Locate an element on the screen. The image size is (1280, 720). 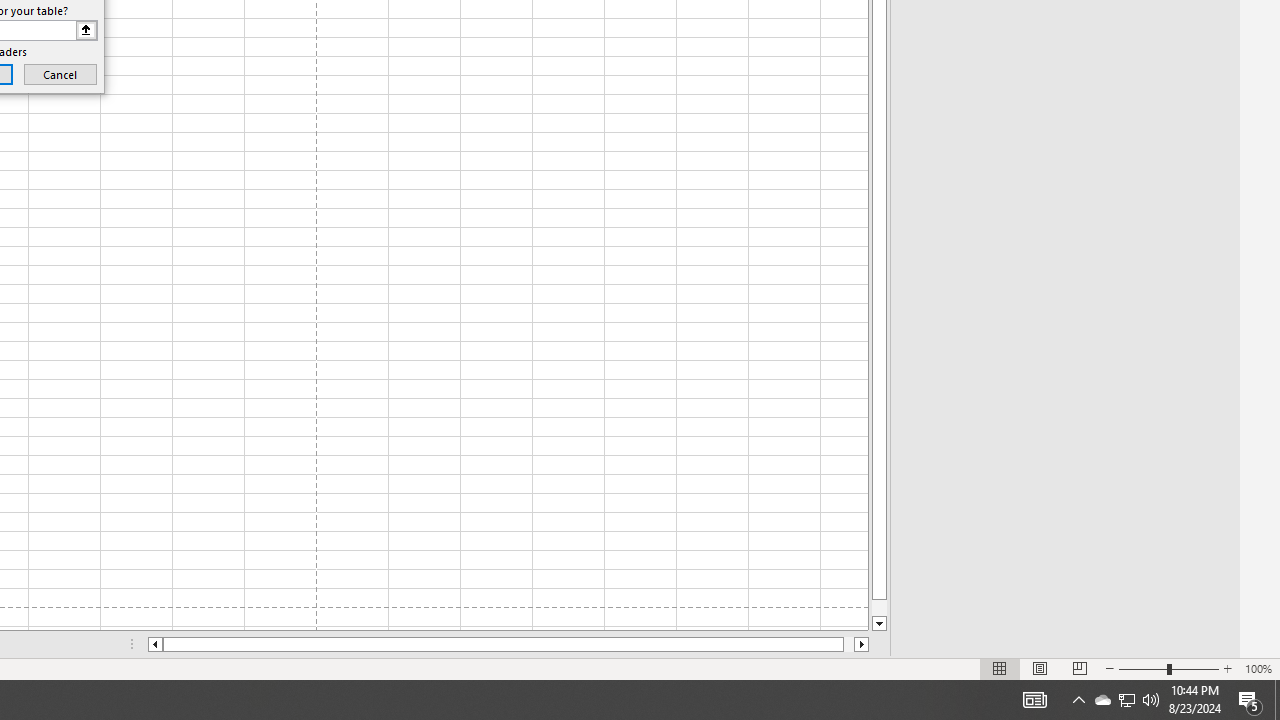
'Page right' is located at coordinates (848, 644).